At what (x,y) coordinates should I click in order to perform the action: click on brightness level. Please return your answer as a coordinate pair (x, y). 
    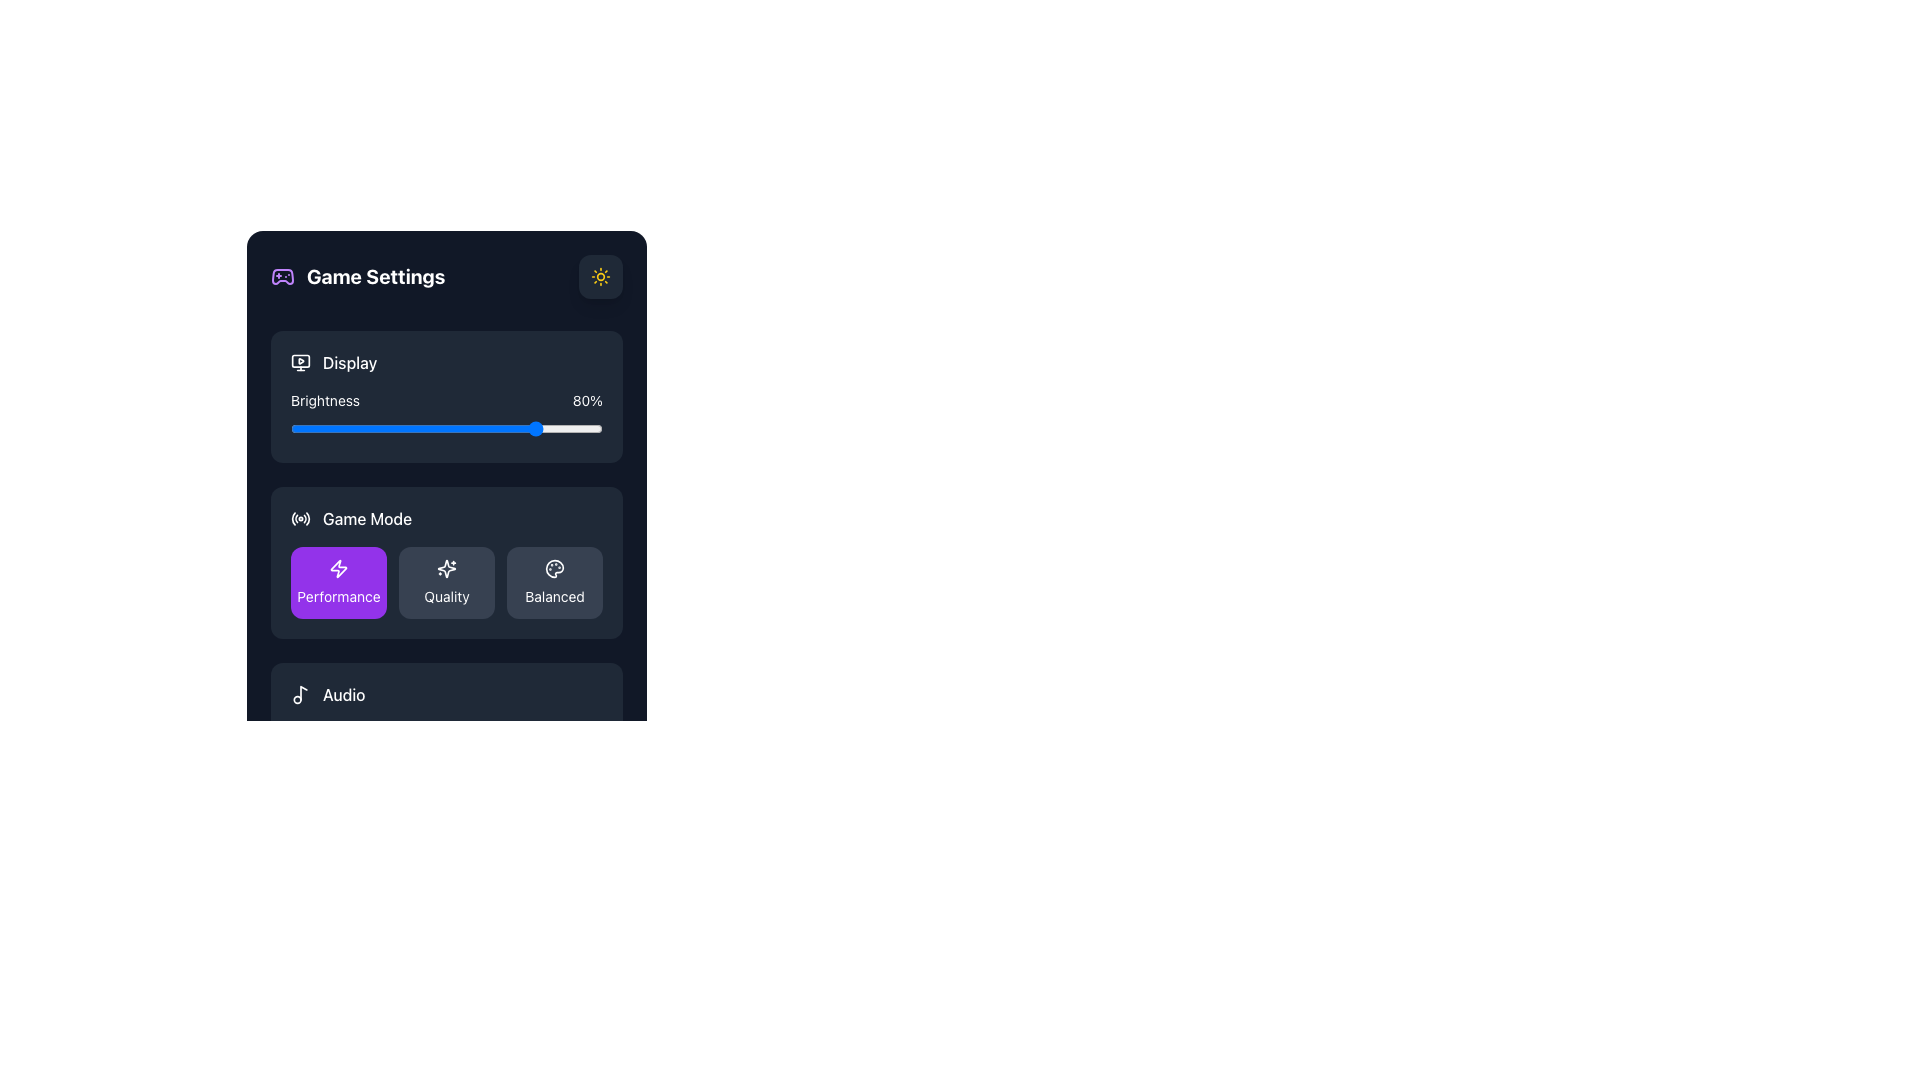
    Looking at the image, I should click on (293, 427).